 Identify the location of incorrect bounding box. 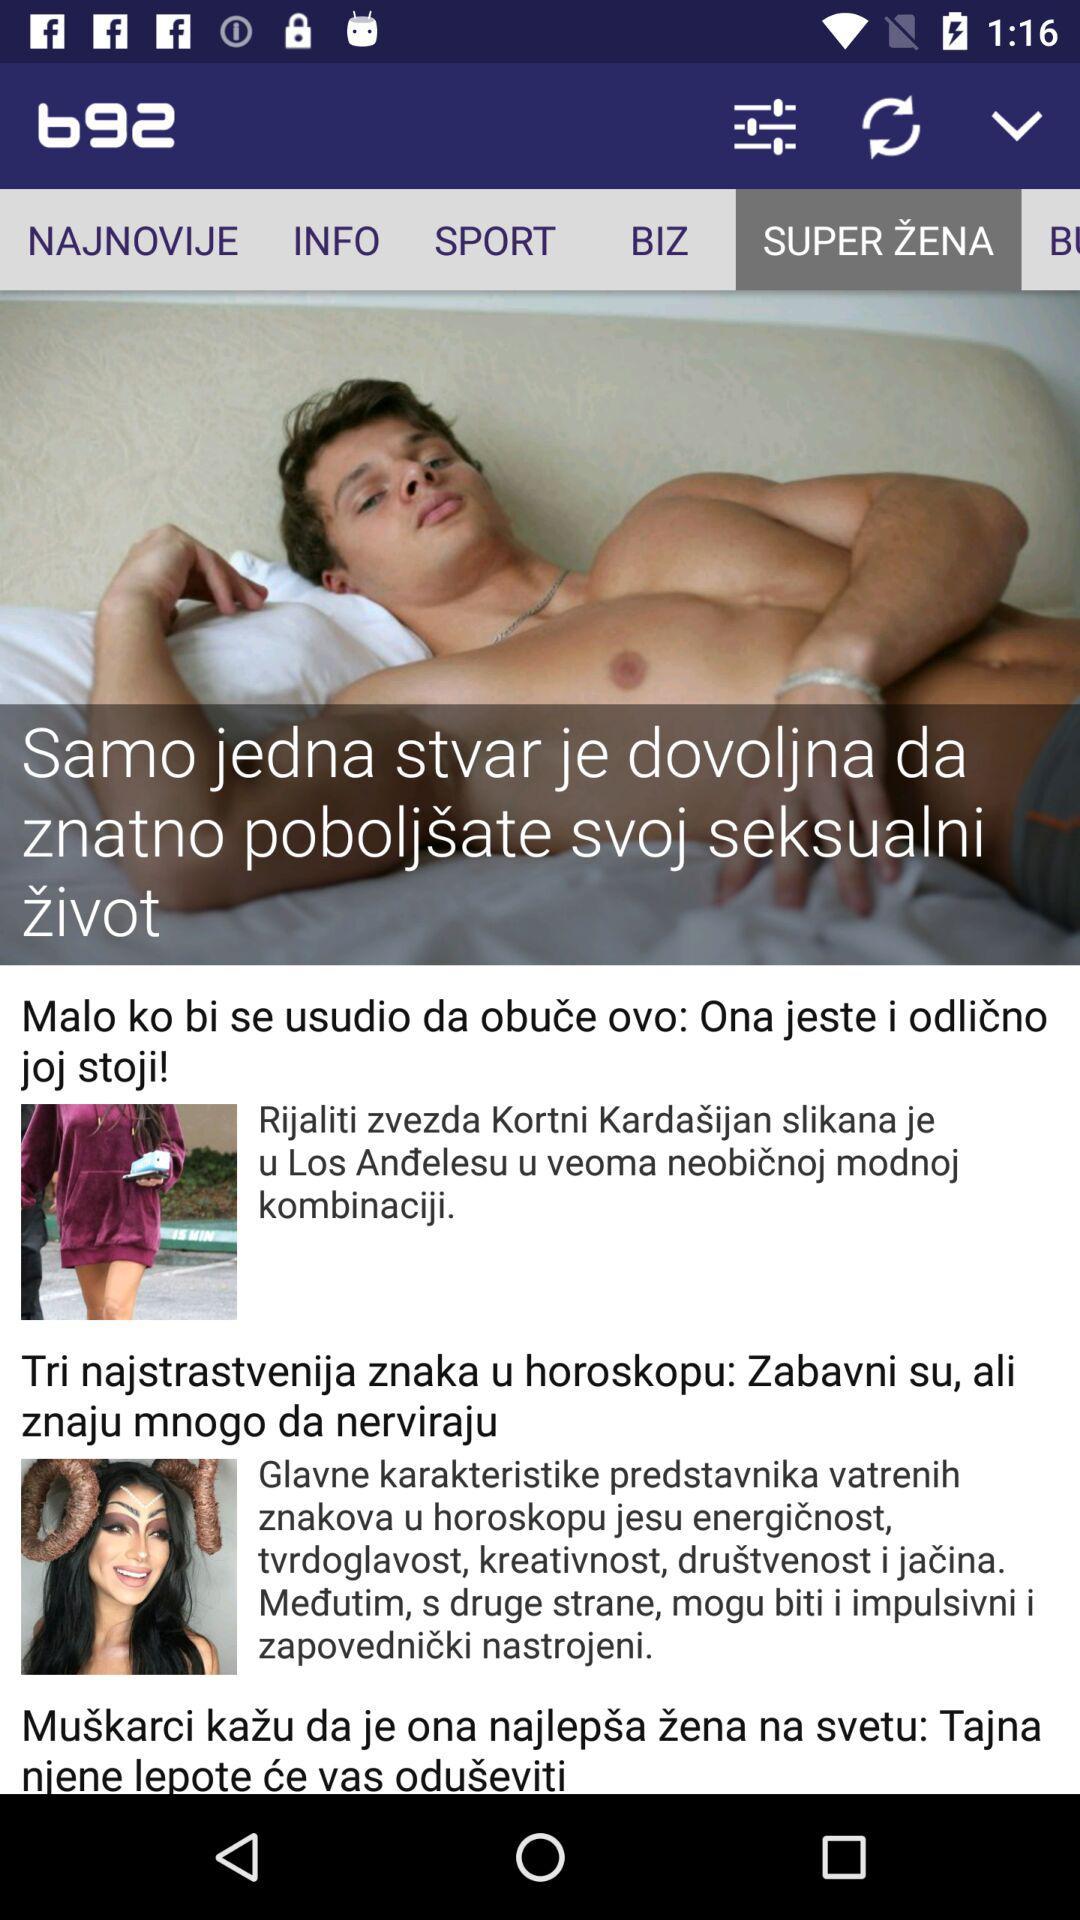
(1049, 239).